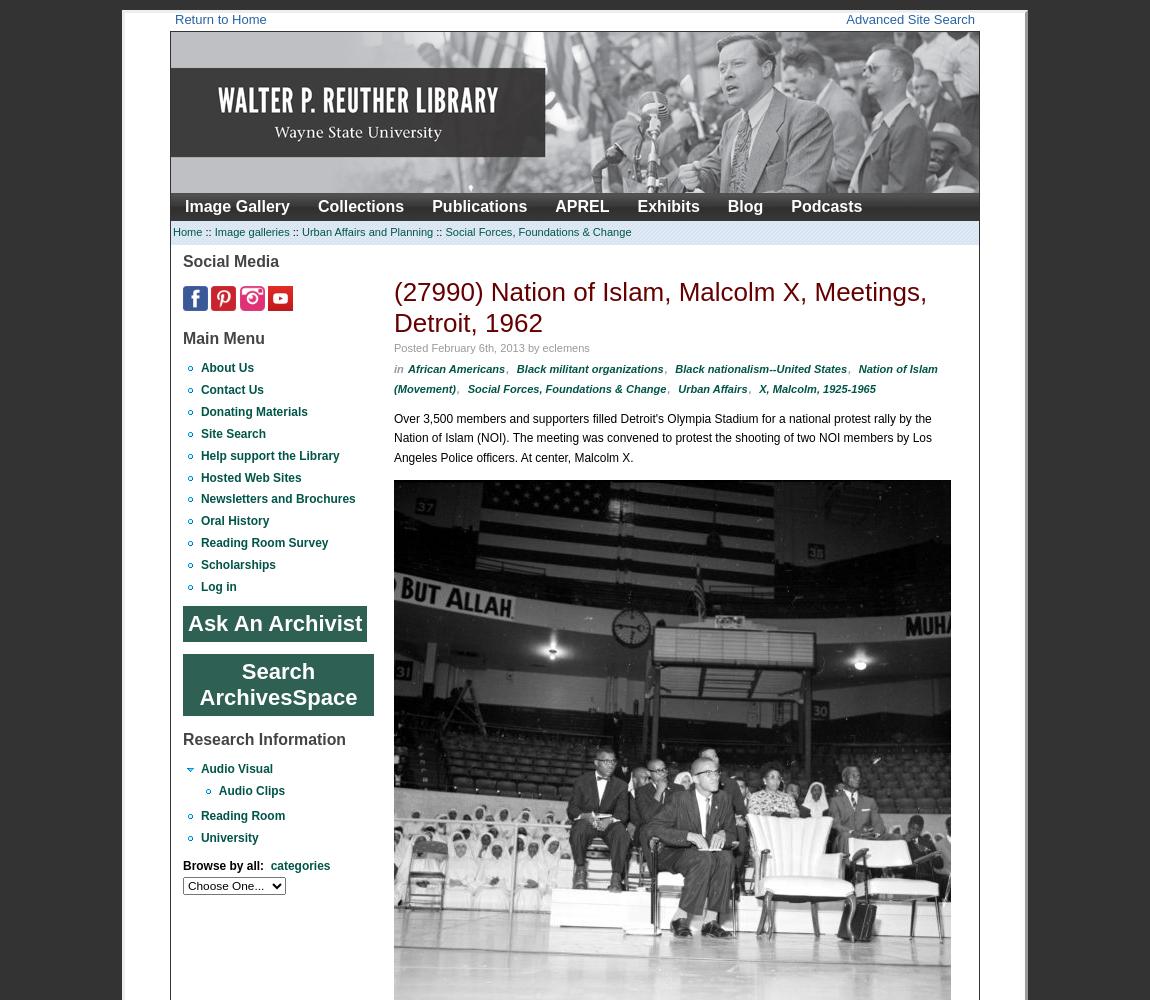 The height and width of the screenshot is (1000, 1150). What do you see at coordinates (393, 367) in the screenshot?
I see `'in'` at bounding box center [393, 367].